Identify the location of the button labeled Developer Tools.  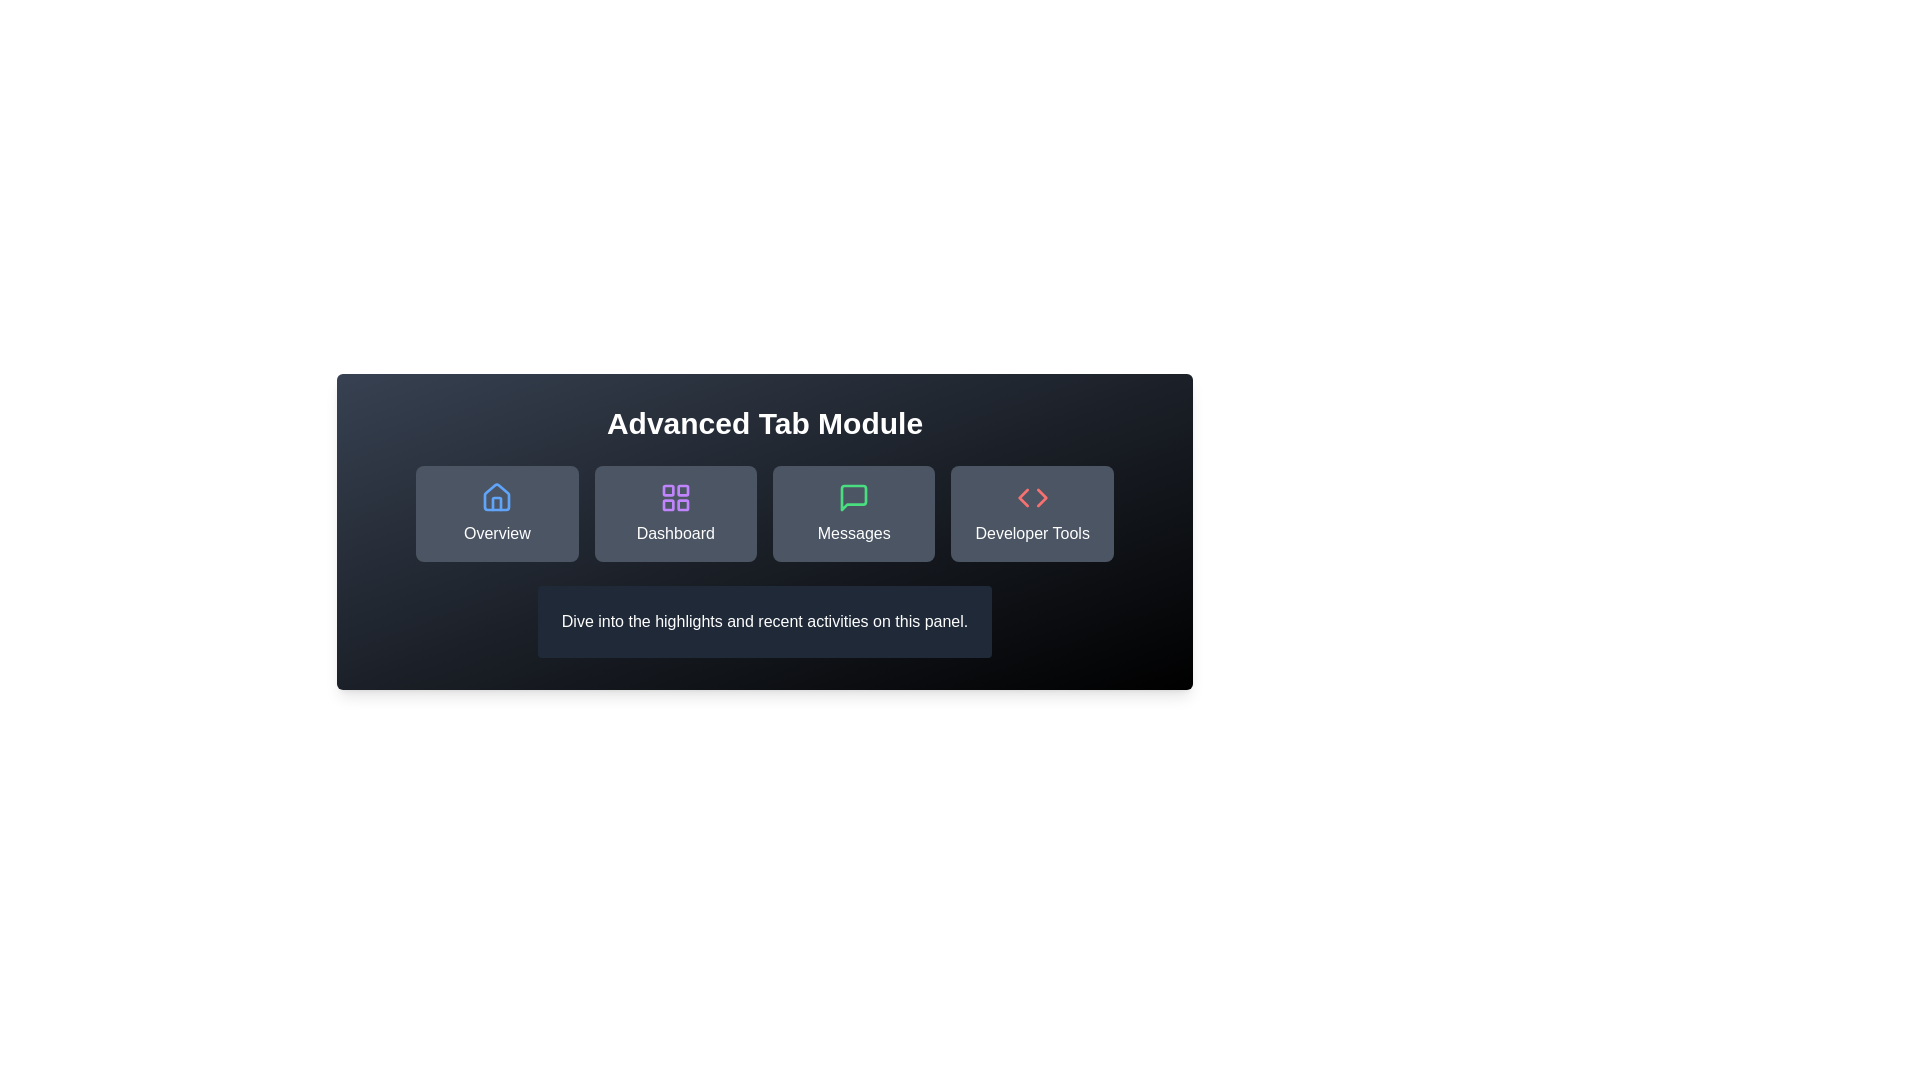
(1032, 512).